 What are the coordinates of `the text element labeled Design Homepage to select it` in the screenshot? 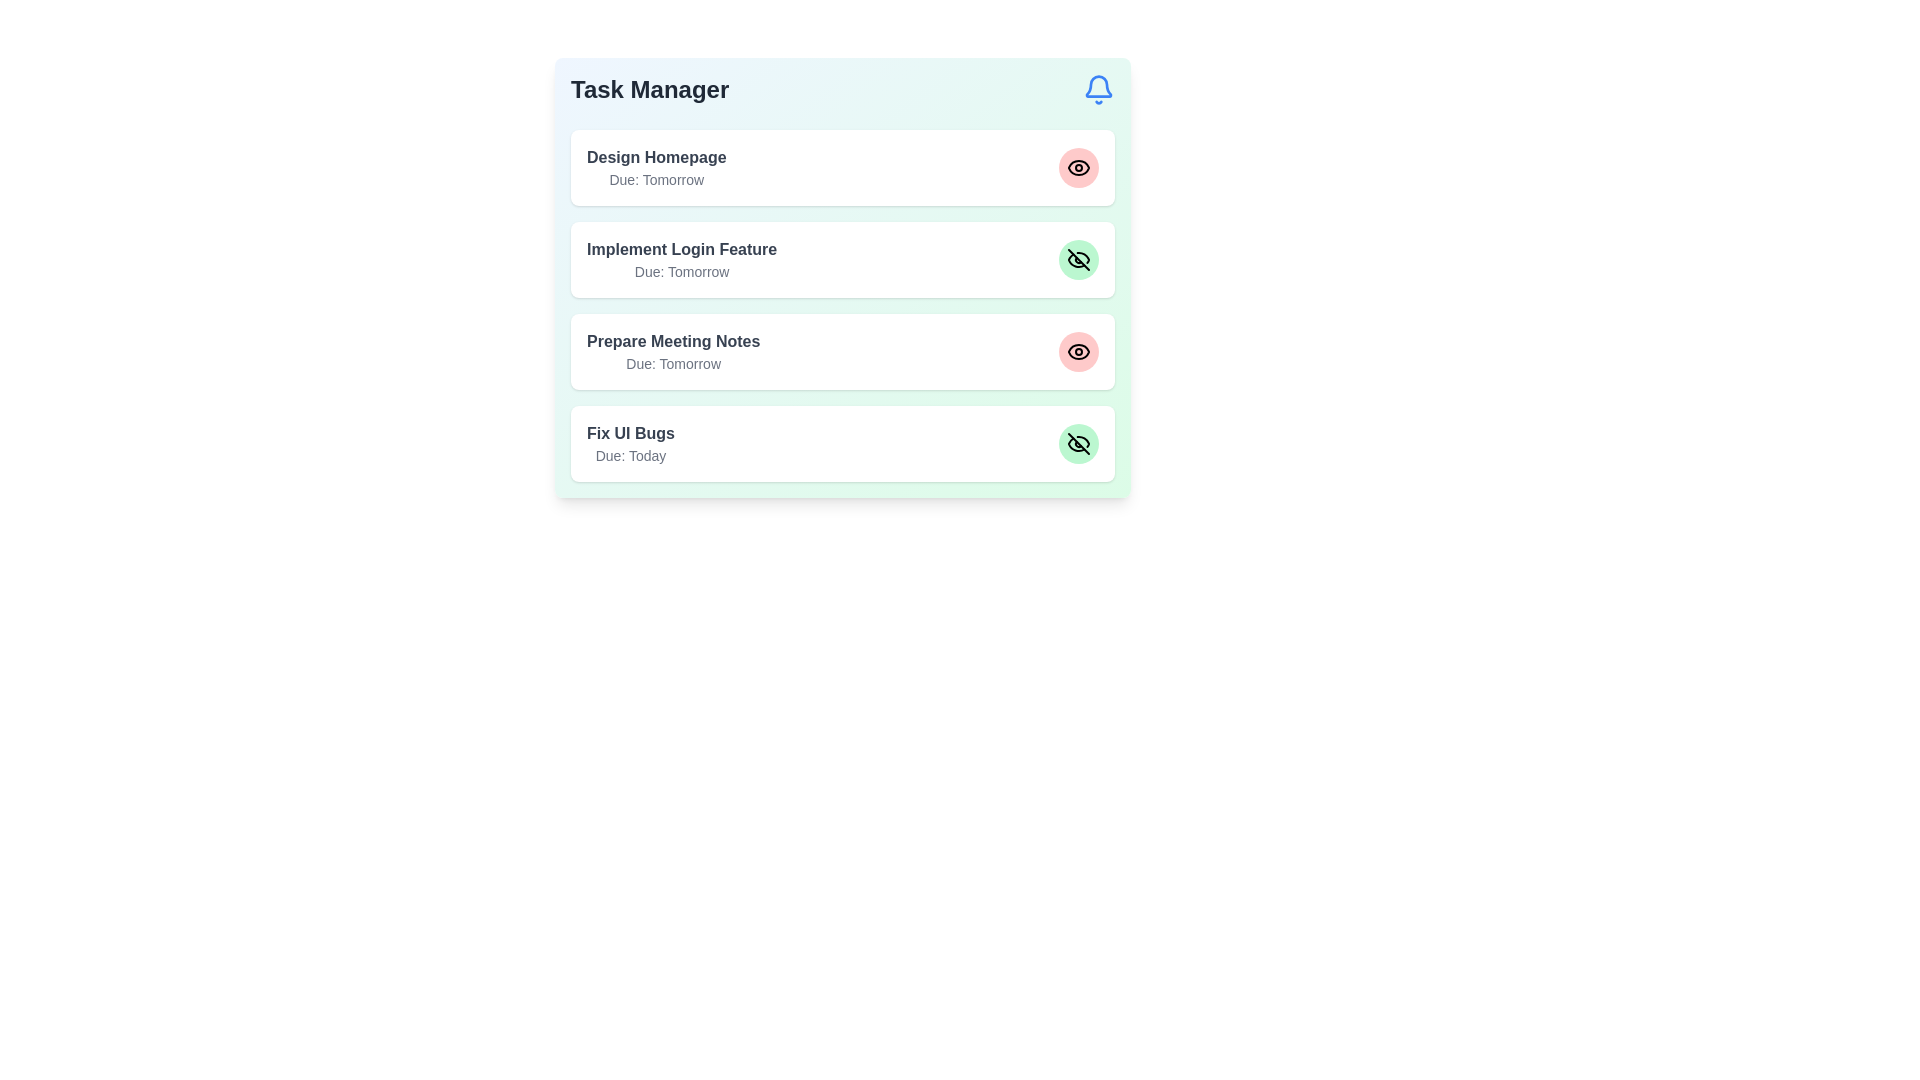 It's located at (656, 157).